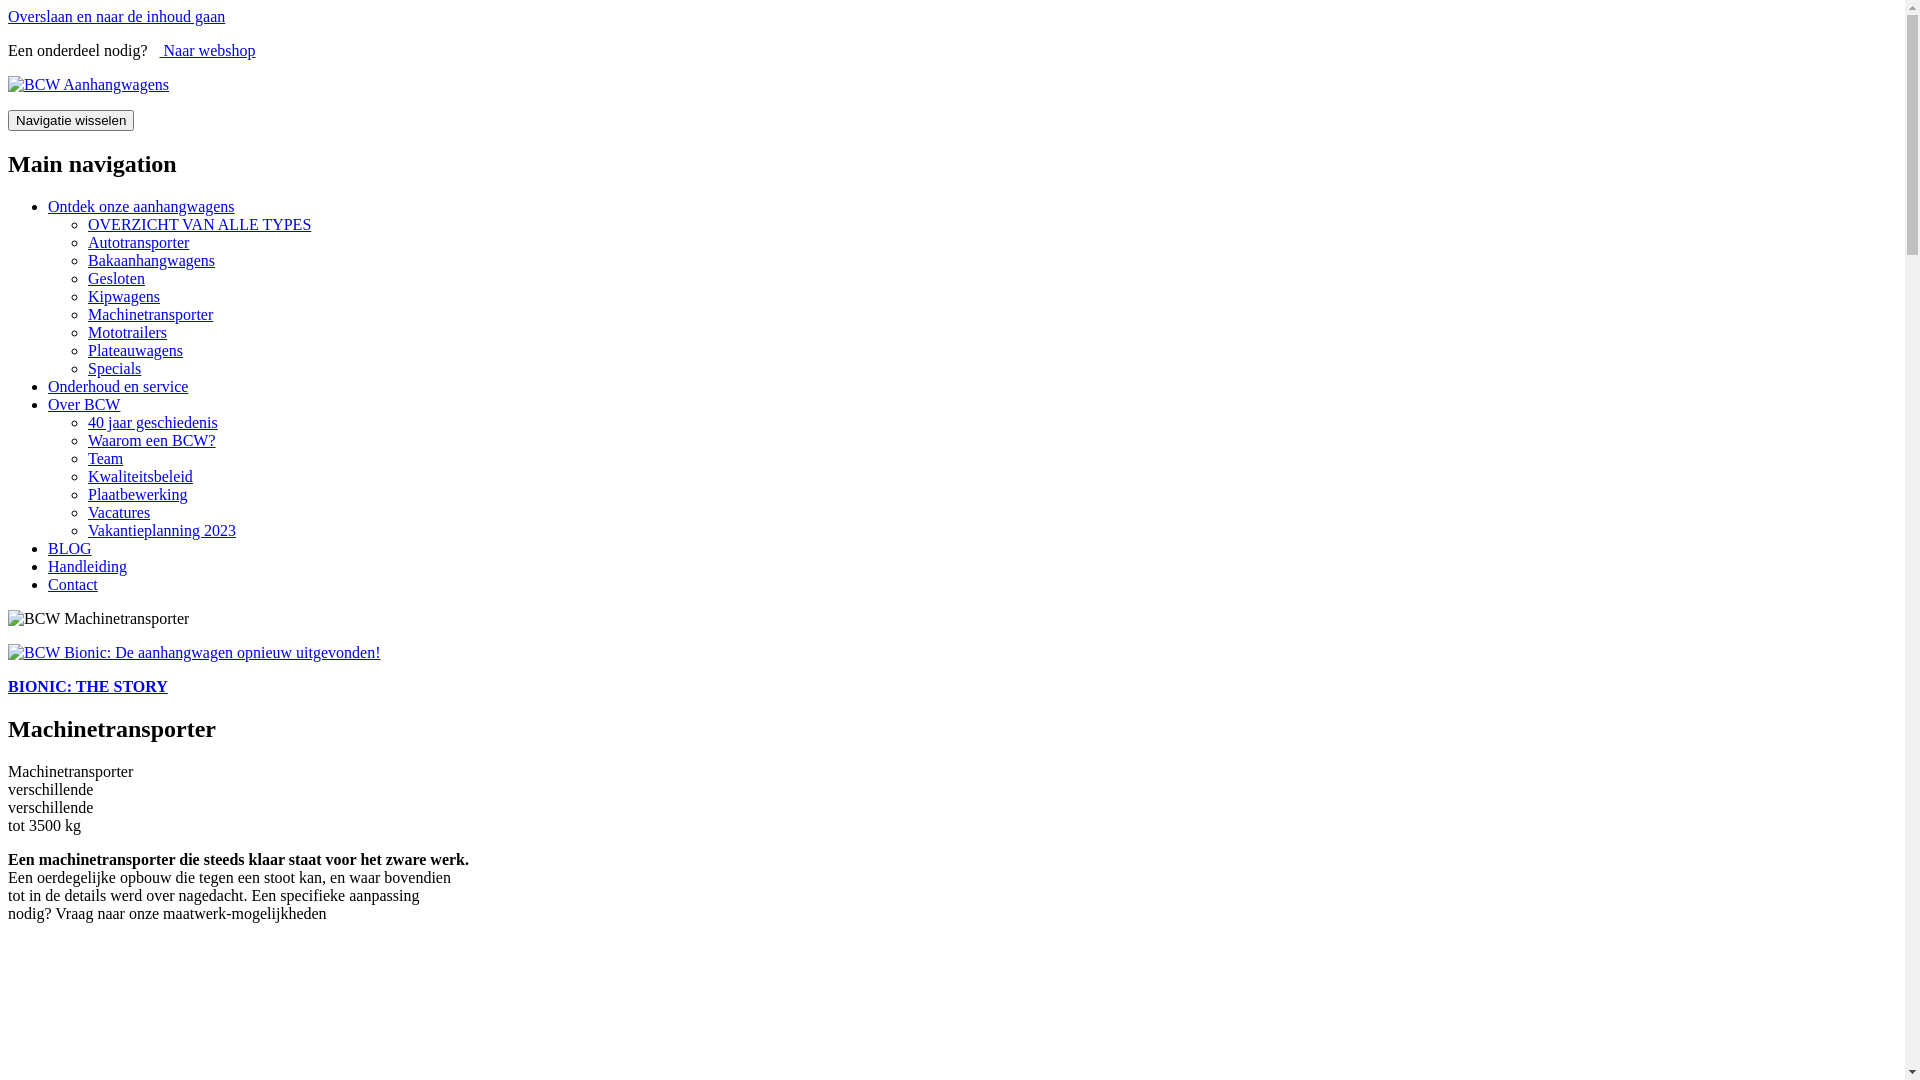 Image resolution: width=1920 pixels, height=1080 pixels. I want to click on 'Navigatie wisselen', so click(71, 120).